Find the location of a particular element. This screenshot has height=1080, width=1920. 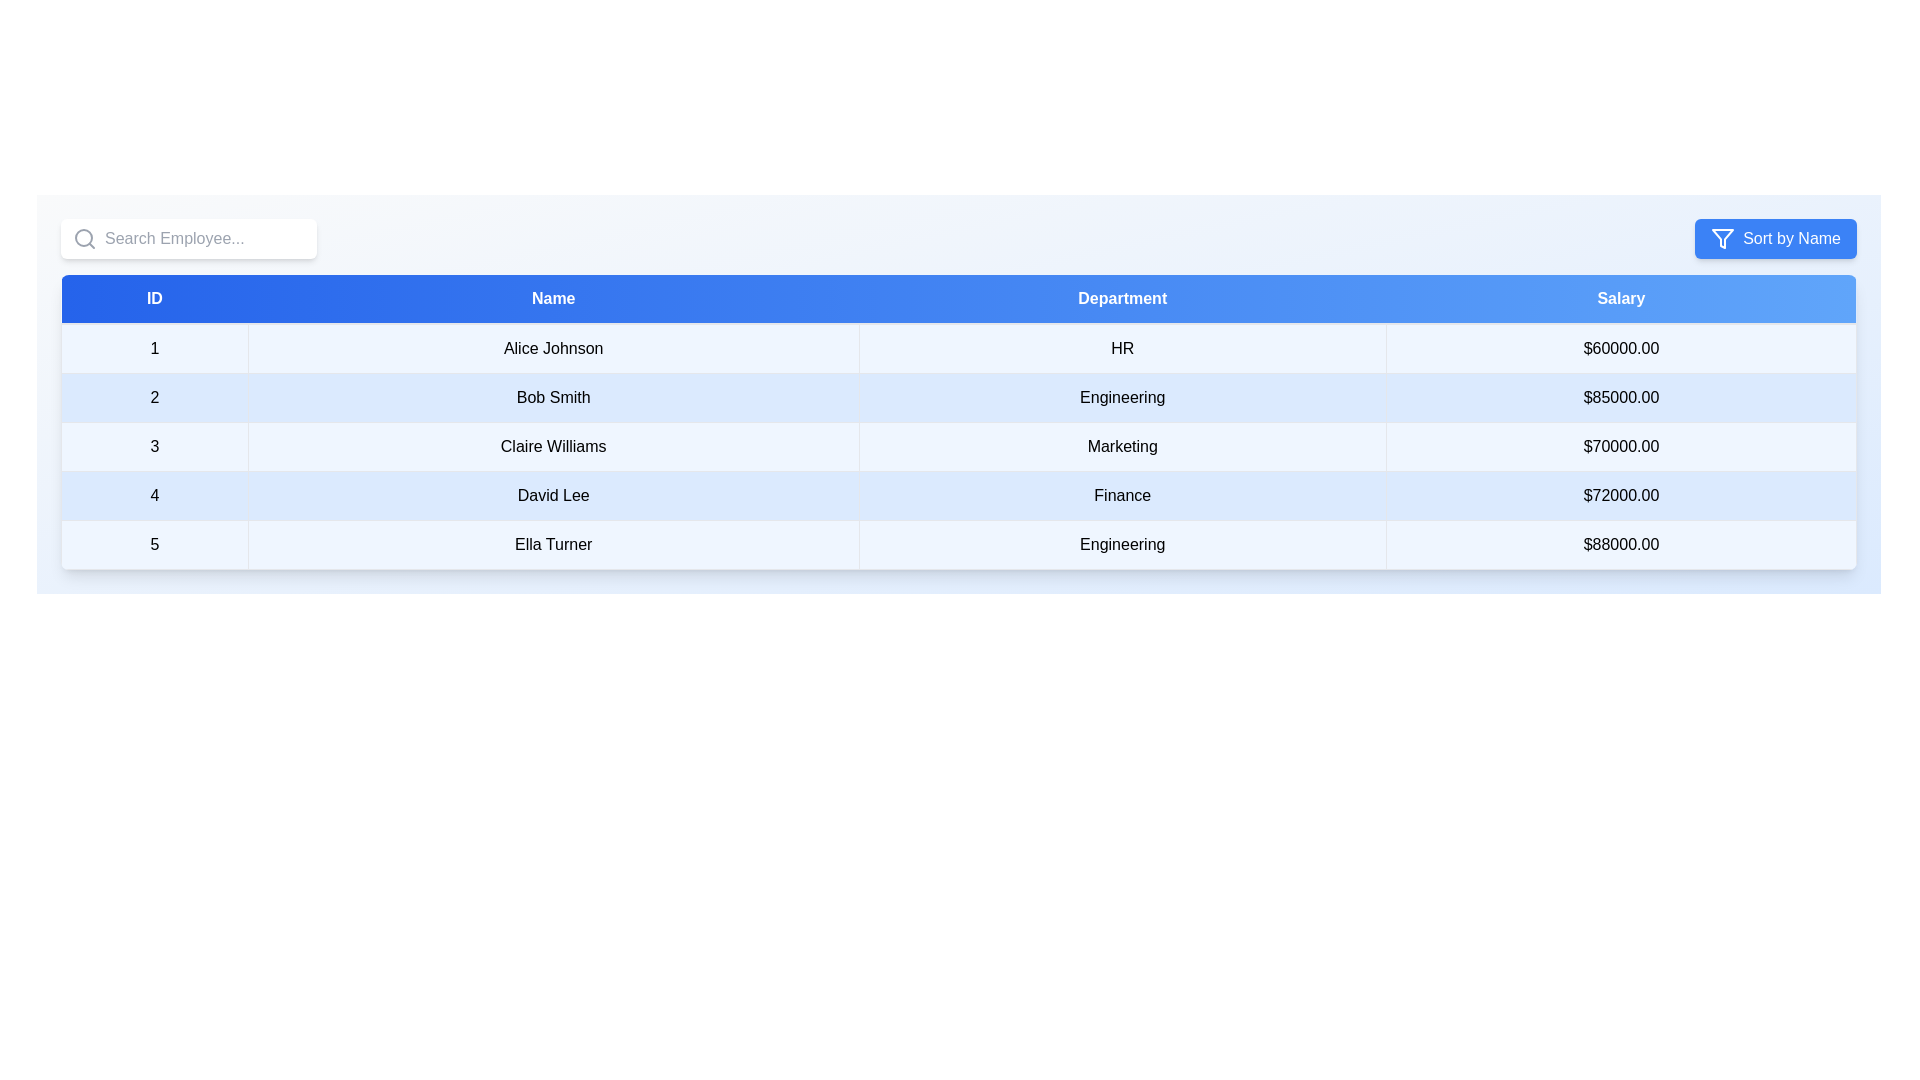

the table row for ID 4, which contains the name 'David Lee' is located at coordinates (958, 495).